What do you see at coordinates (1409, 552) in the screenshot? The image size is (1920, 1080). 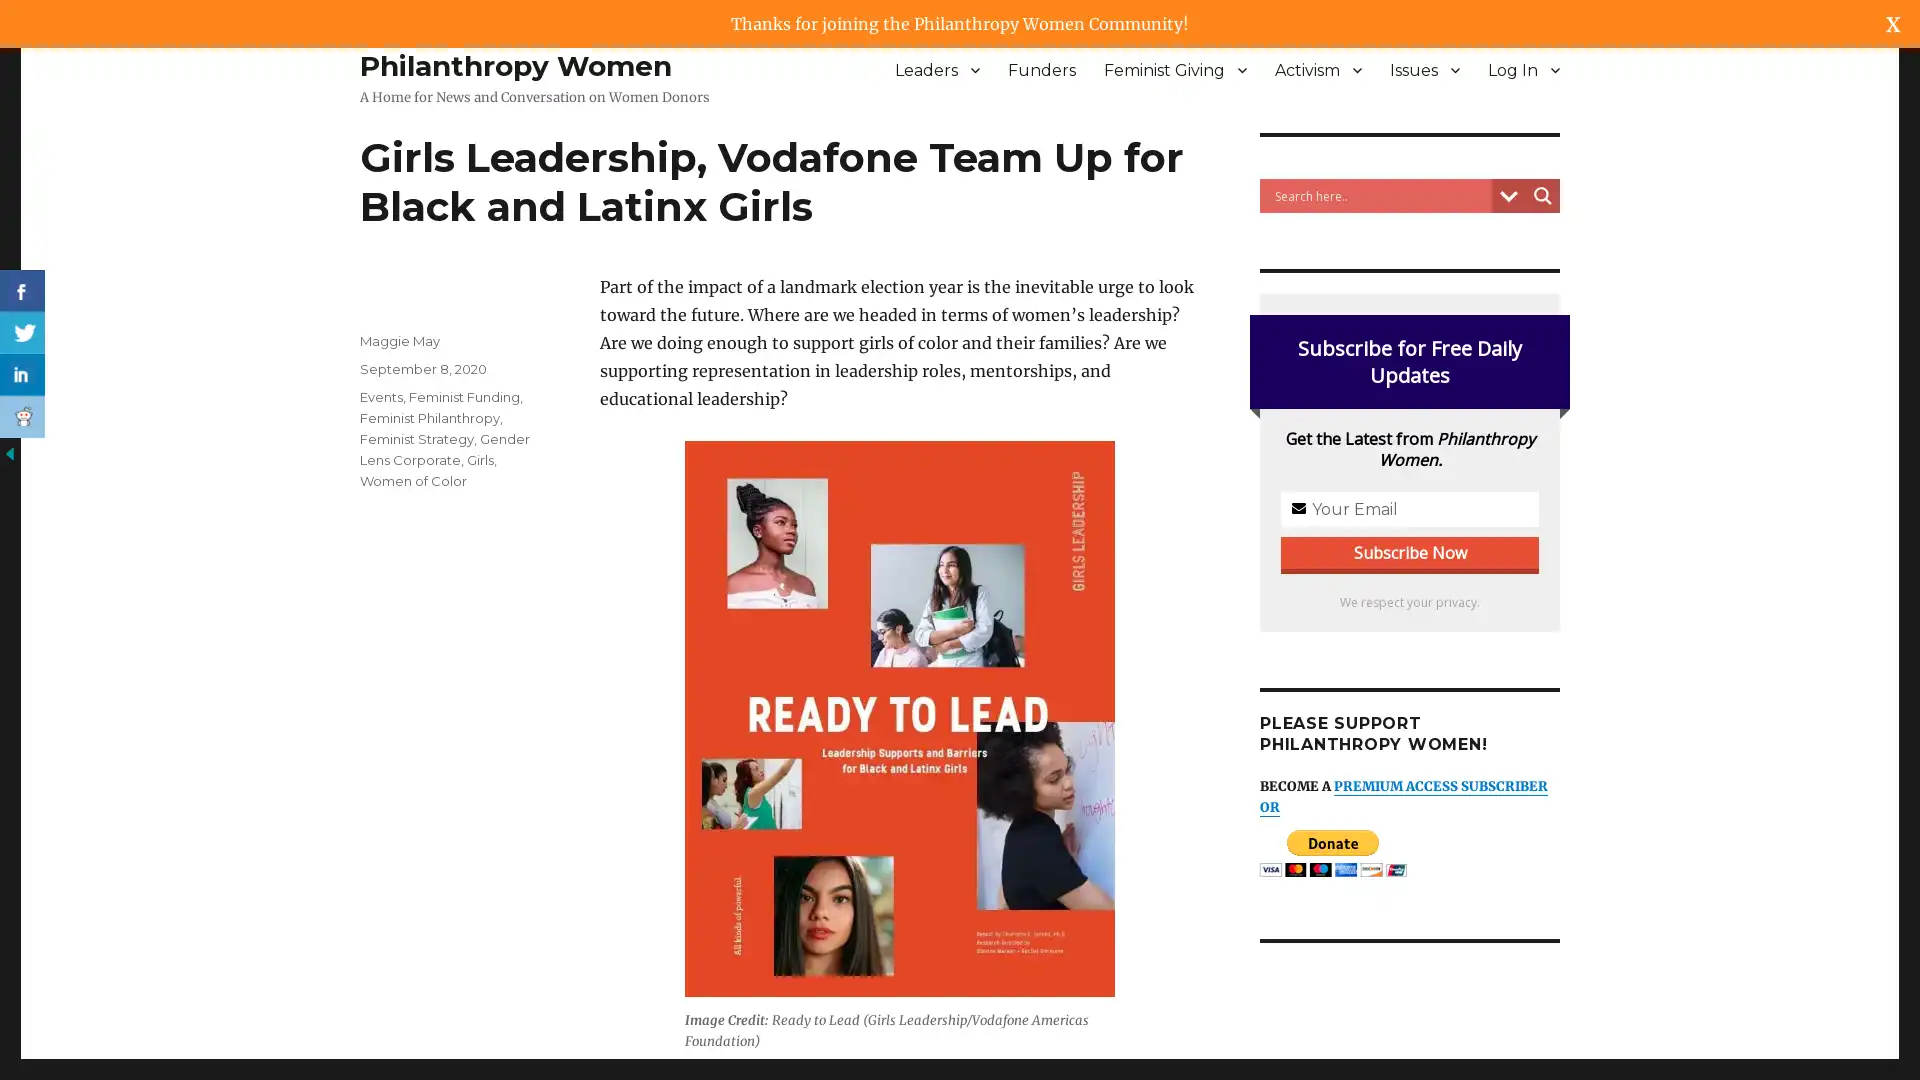 I see `Subscribe Now` at bounding box center [1409, 552].